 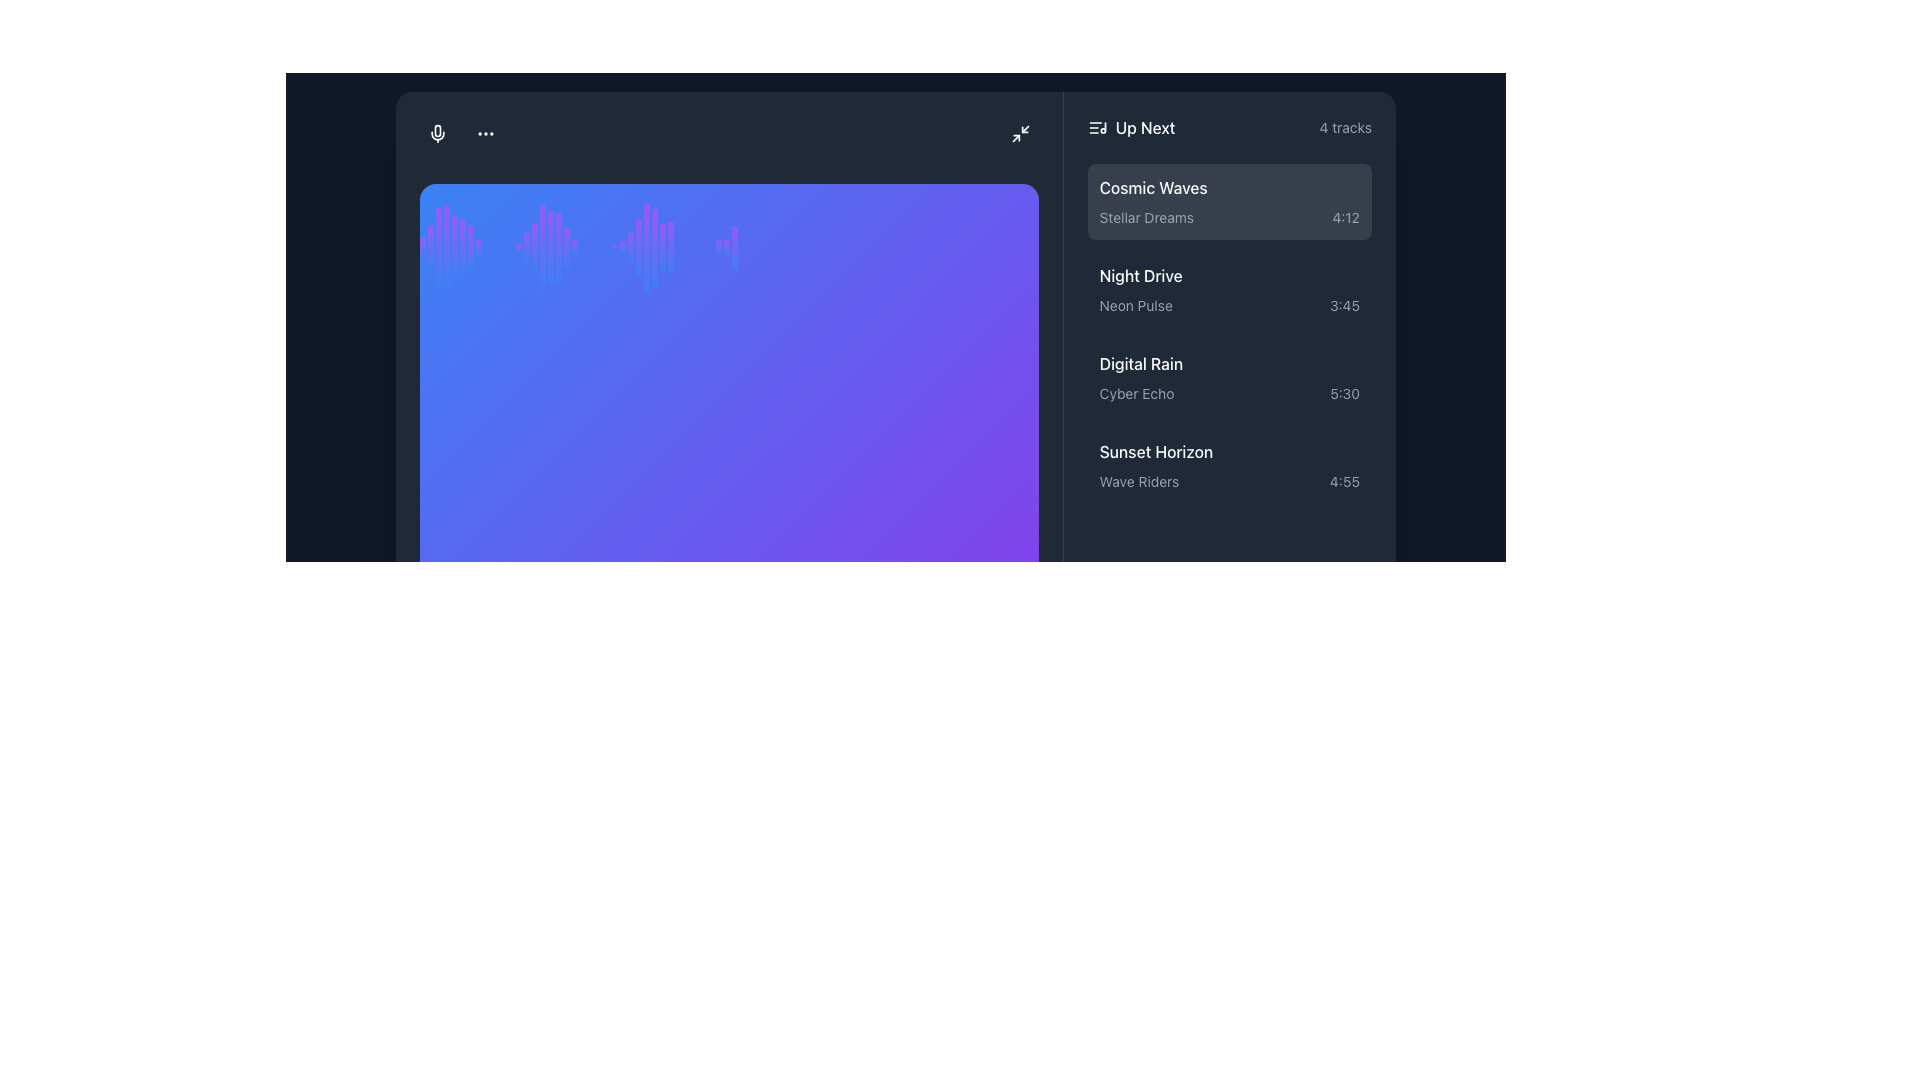 I want to click on the first graphical bar, which is a tall, narrow rectangle with a gradient from blue to purple, so click(x=421, y=245).